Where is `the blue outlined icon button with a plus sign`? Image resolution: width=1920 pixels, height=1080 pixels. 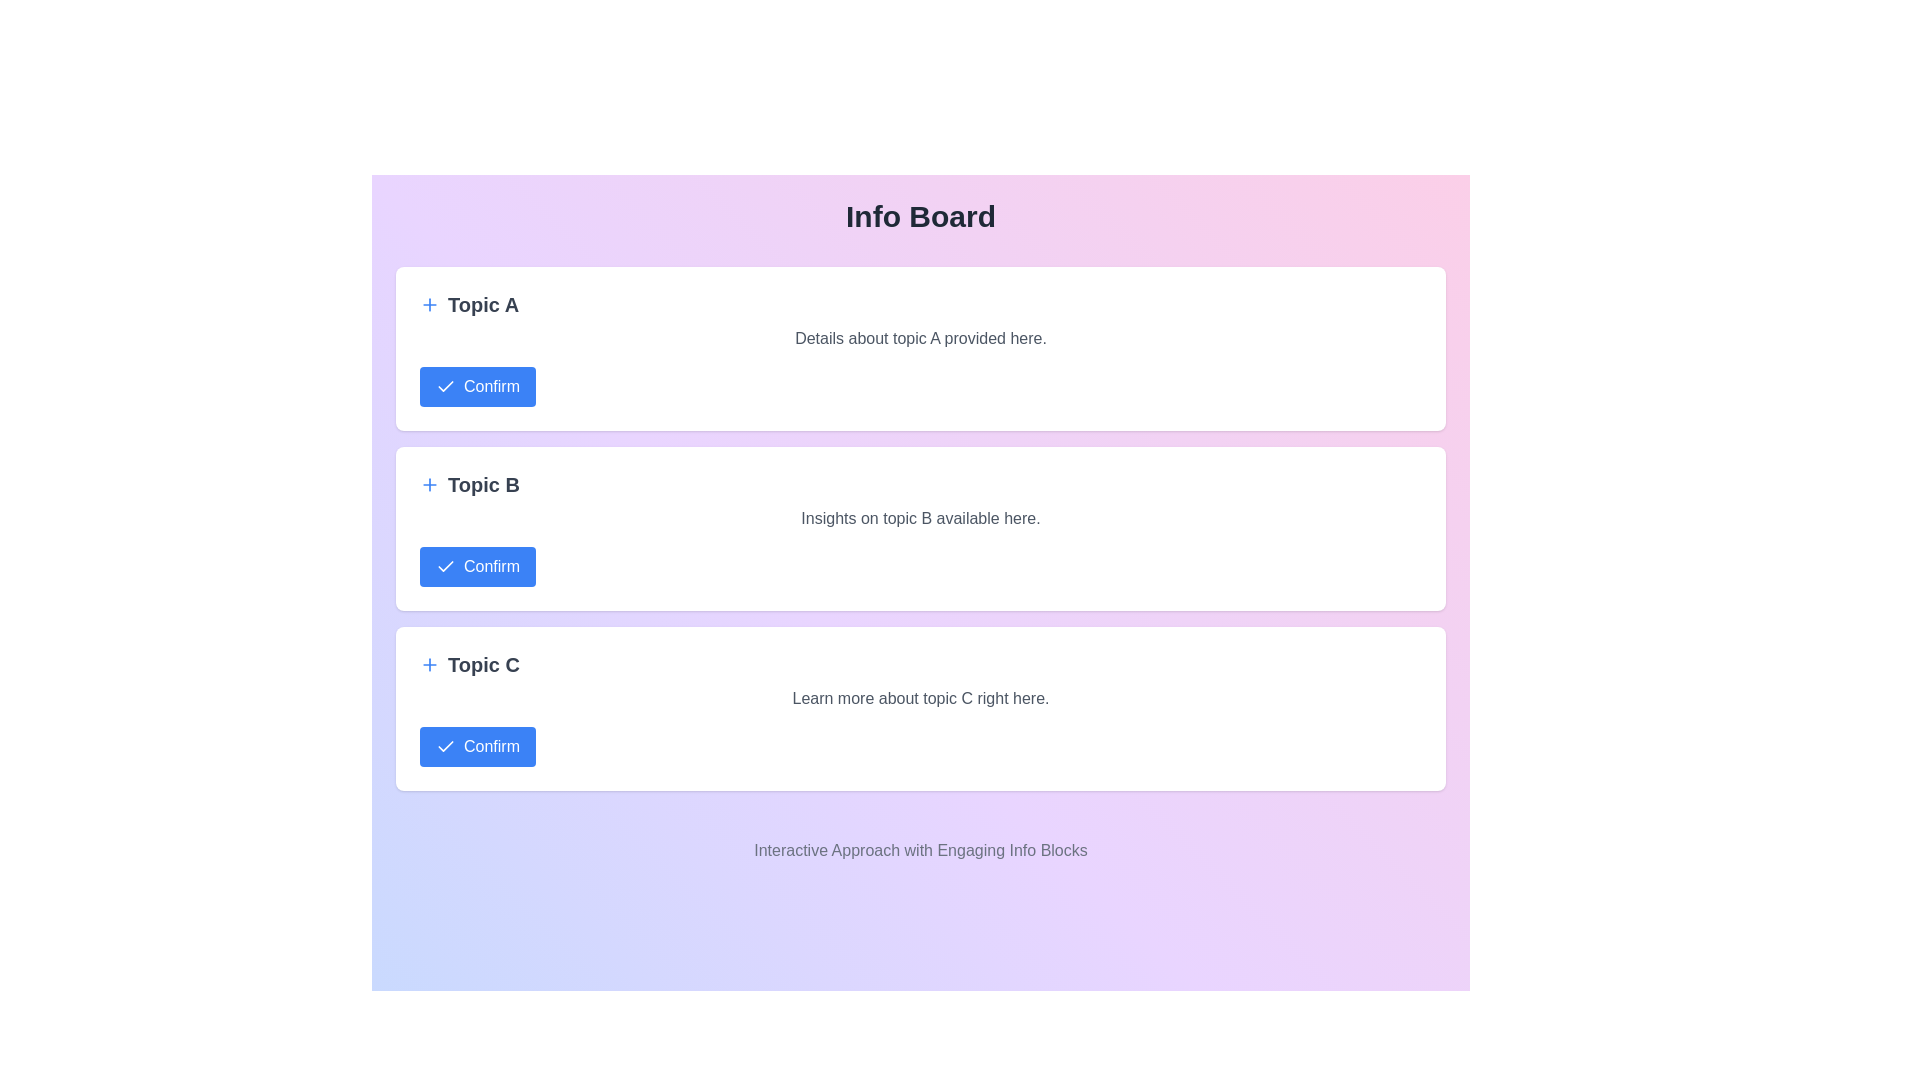
the blue outlined icon button with a plus sign is located at coordinates (429, 485).